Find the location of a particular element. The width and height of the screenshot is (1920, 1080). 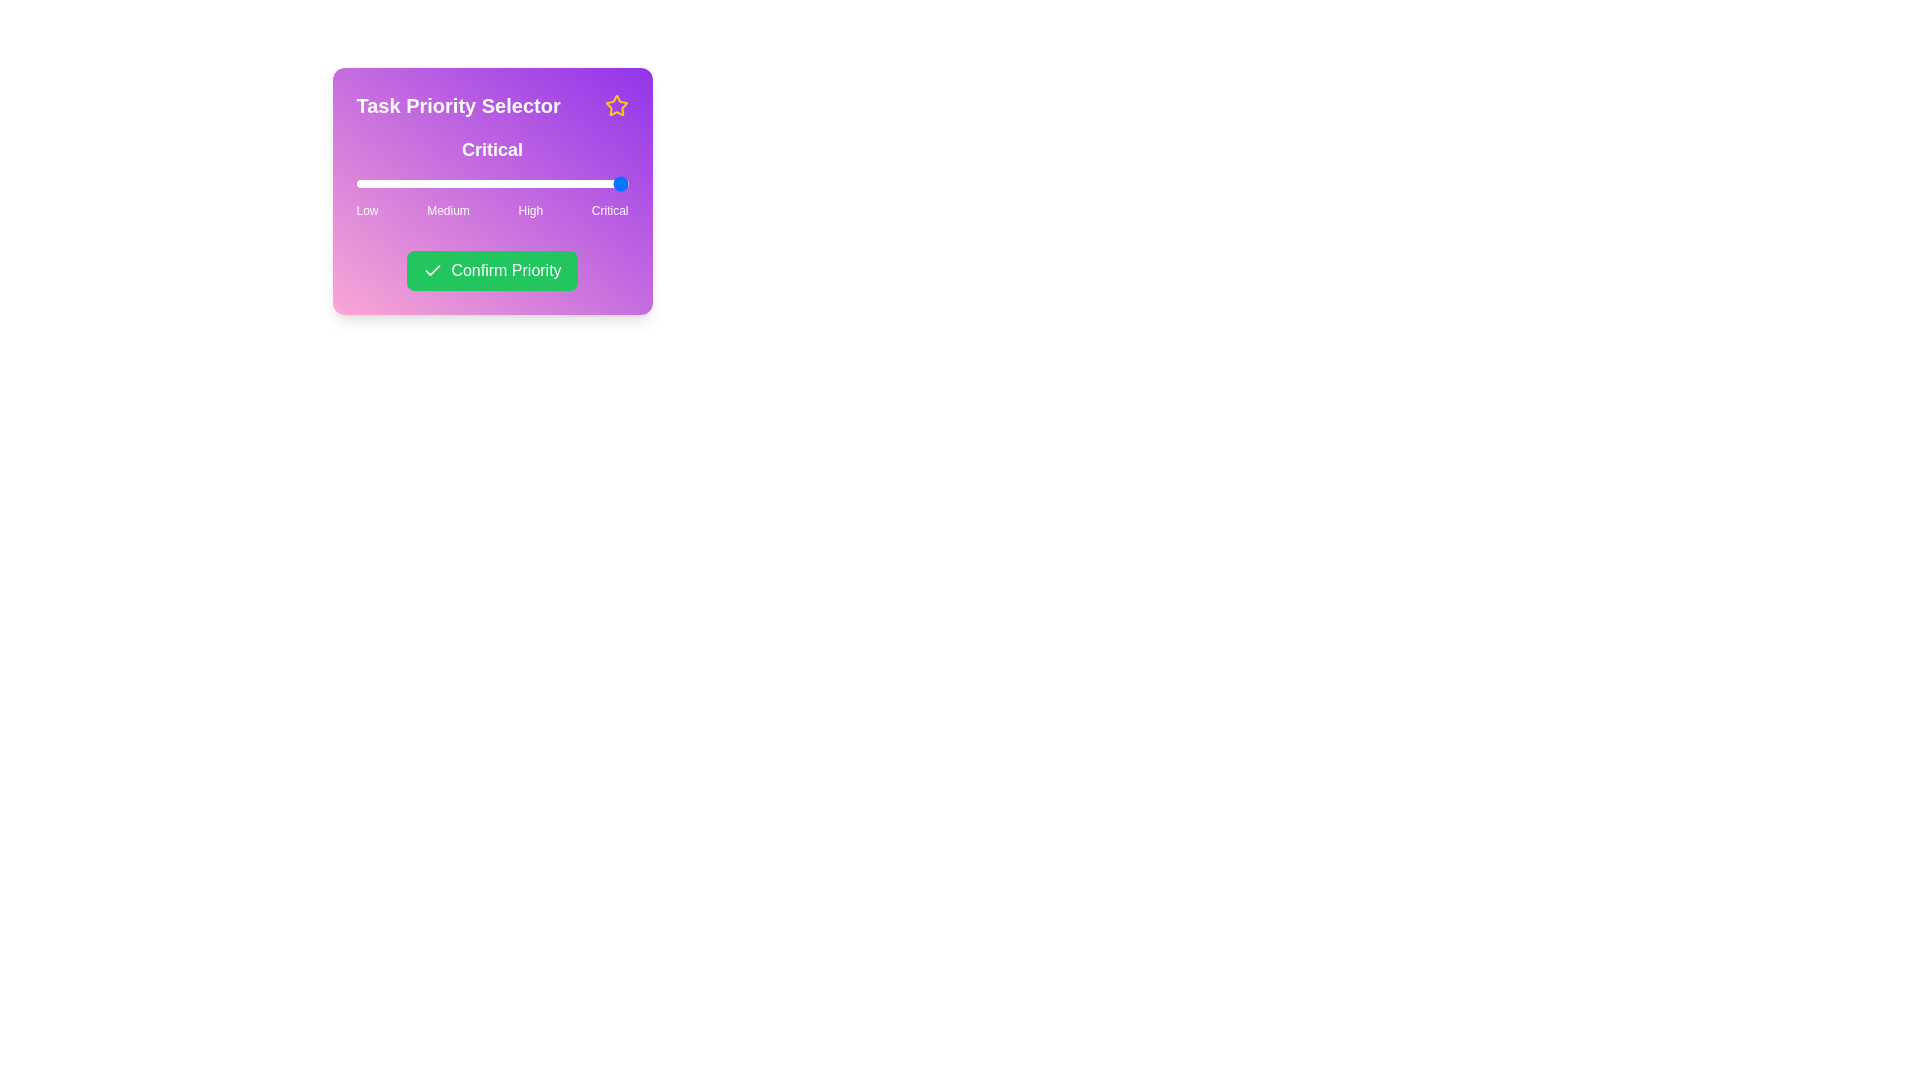

the priority level on the slider is located at coordinates (446, 184).